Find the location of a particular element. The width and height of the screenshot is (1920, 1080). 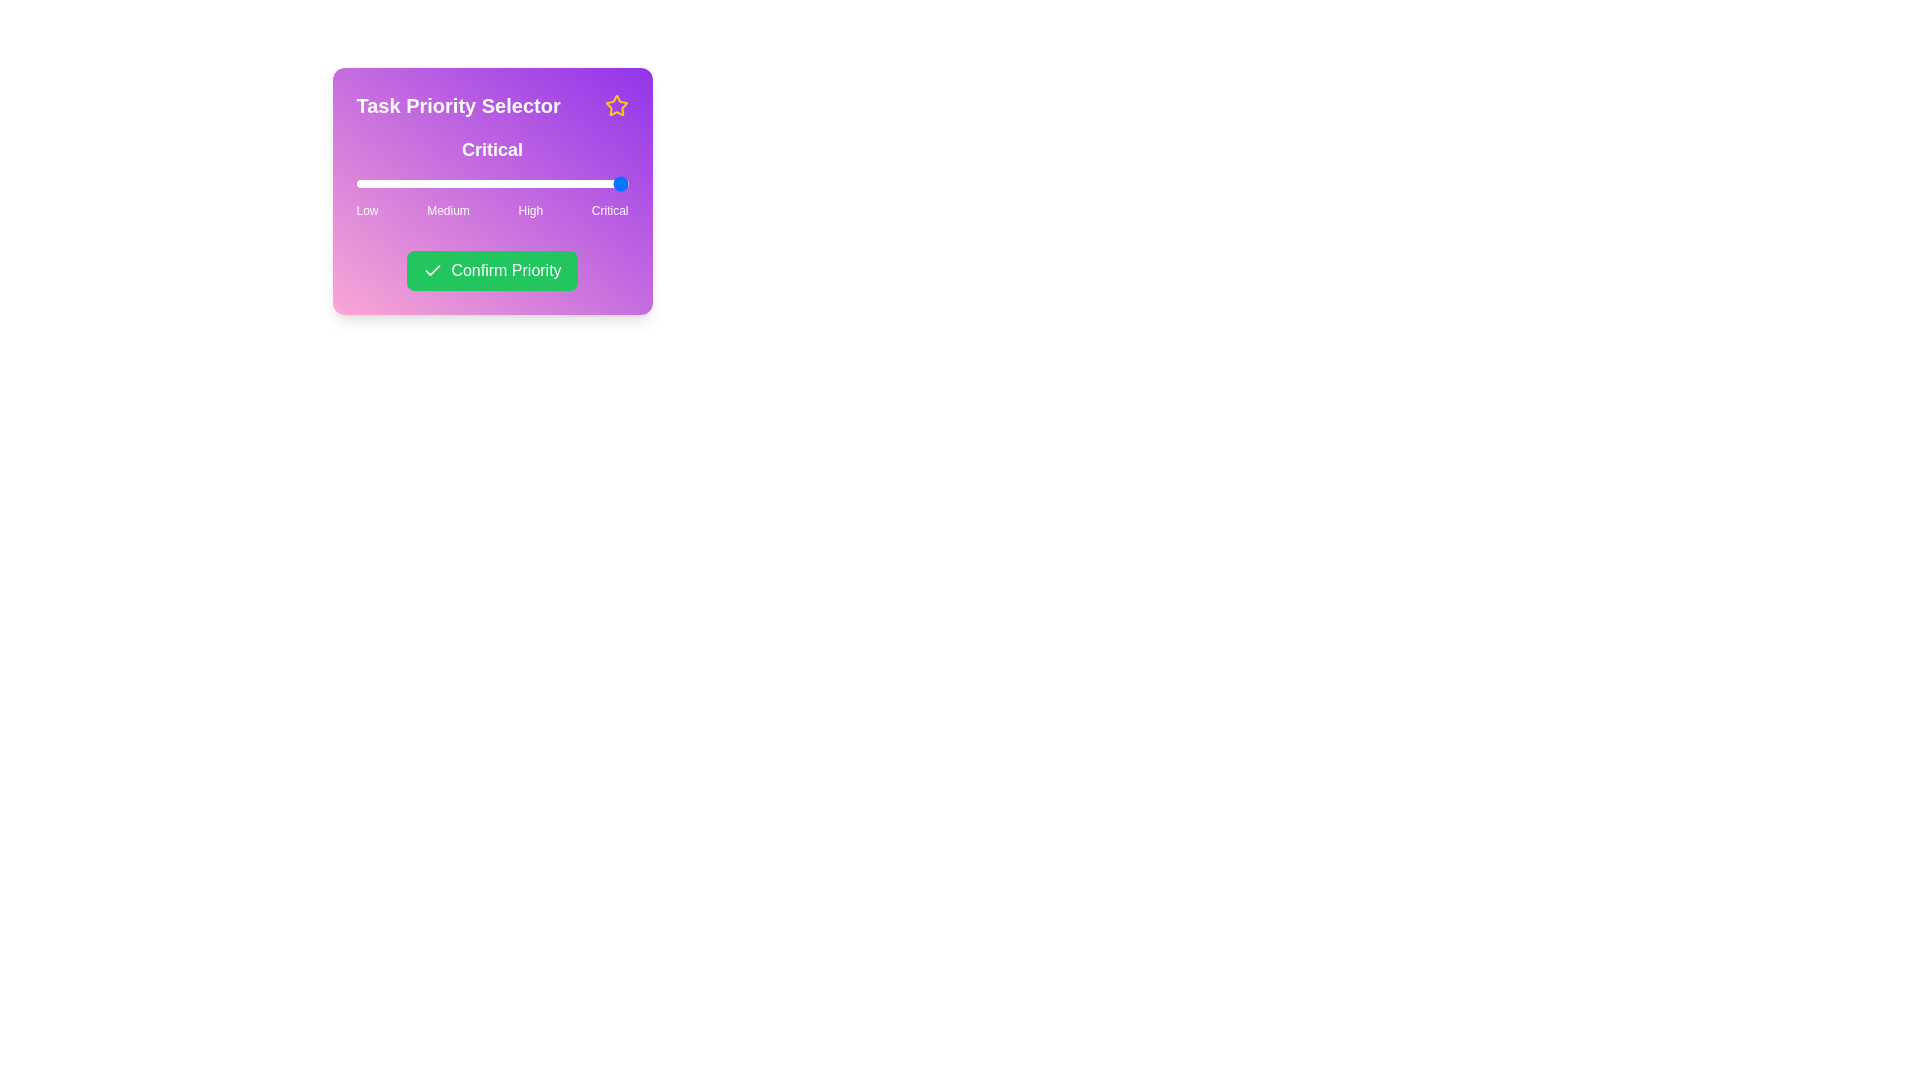

the priority level on the slider is located at coordinates (446, 184).